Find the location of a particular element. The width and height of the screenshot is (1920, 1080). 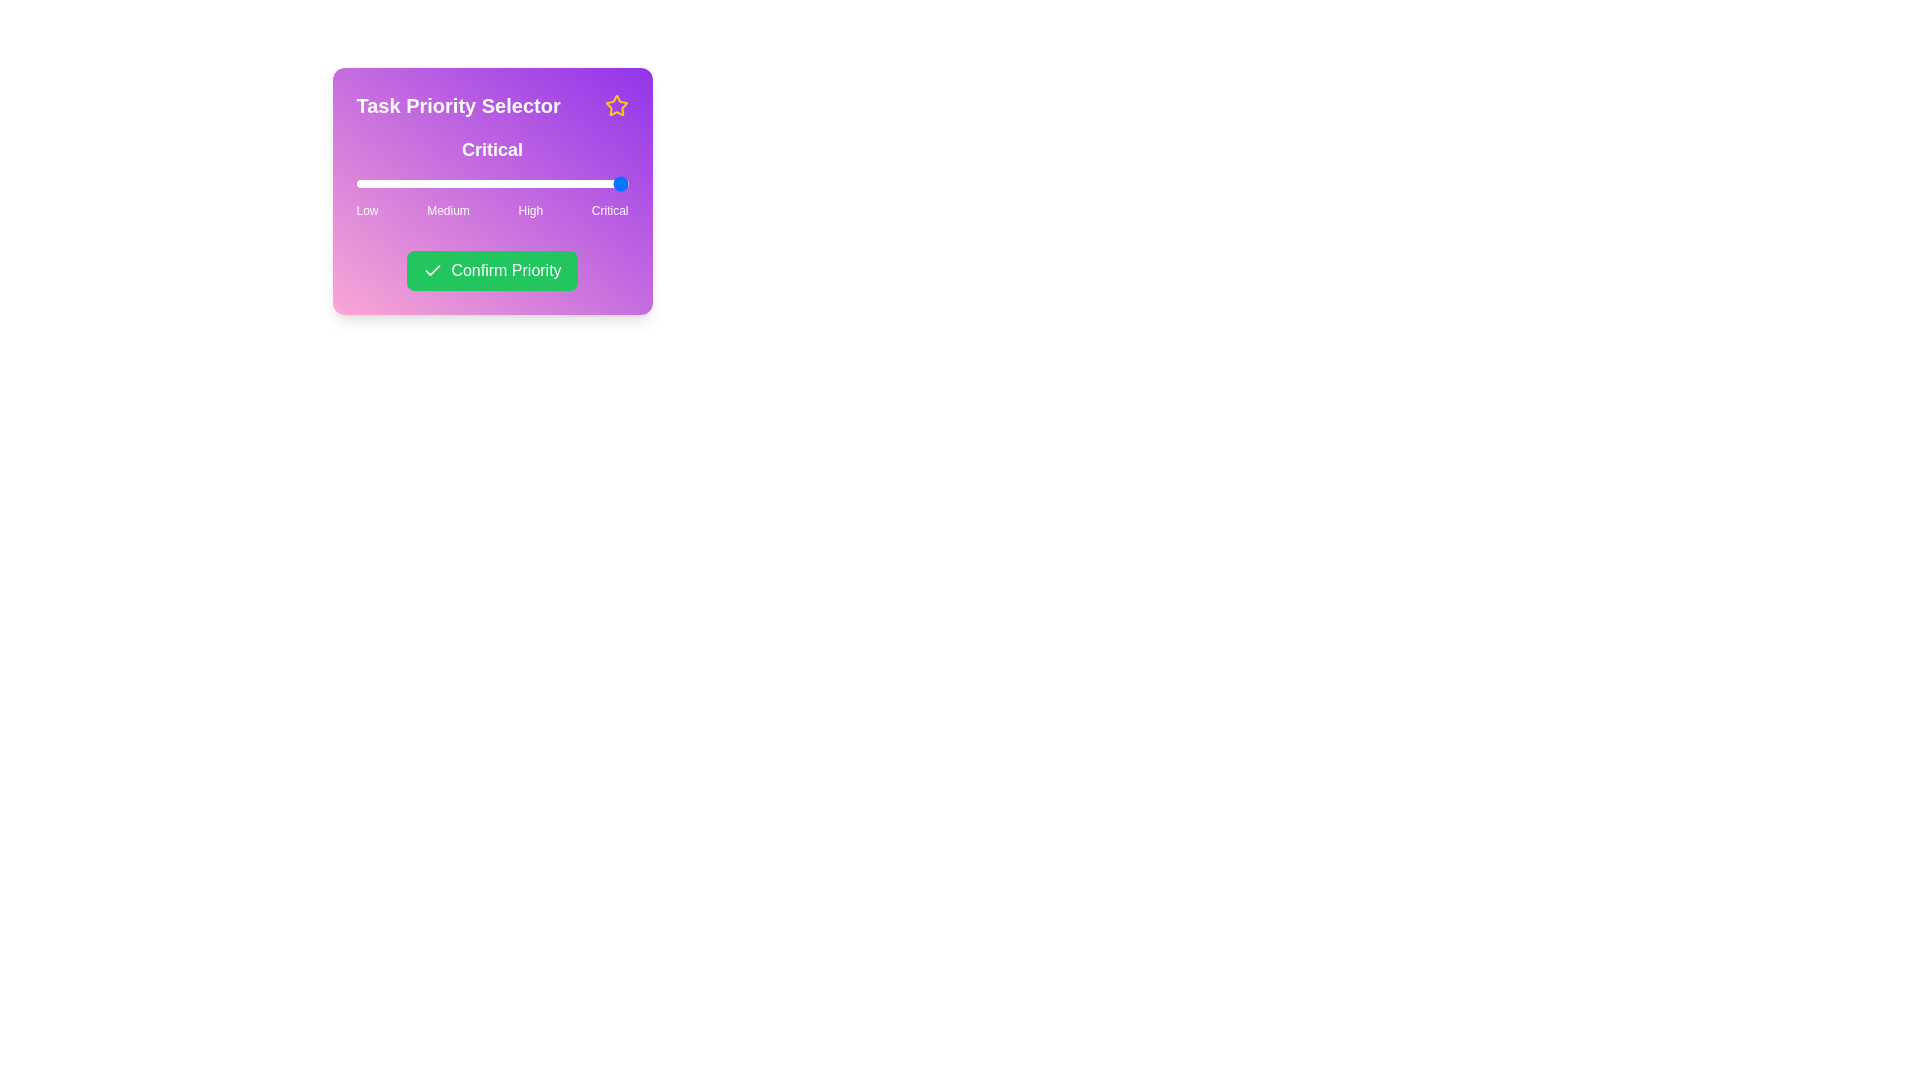

the priority level on the slider is located at coordinates (446, 184).